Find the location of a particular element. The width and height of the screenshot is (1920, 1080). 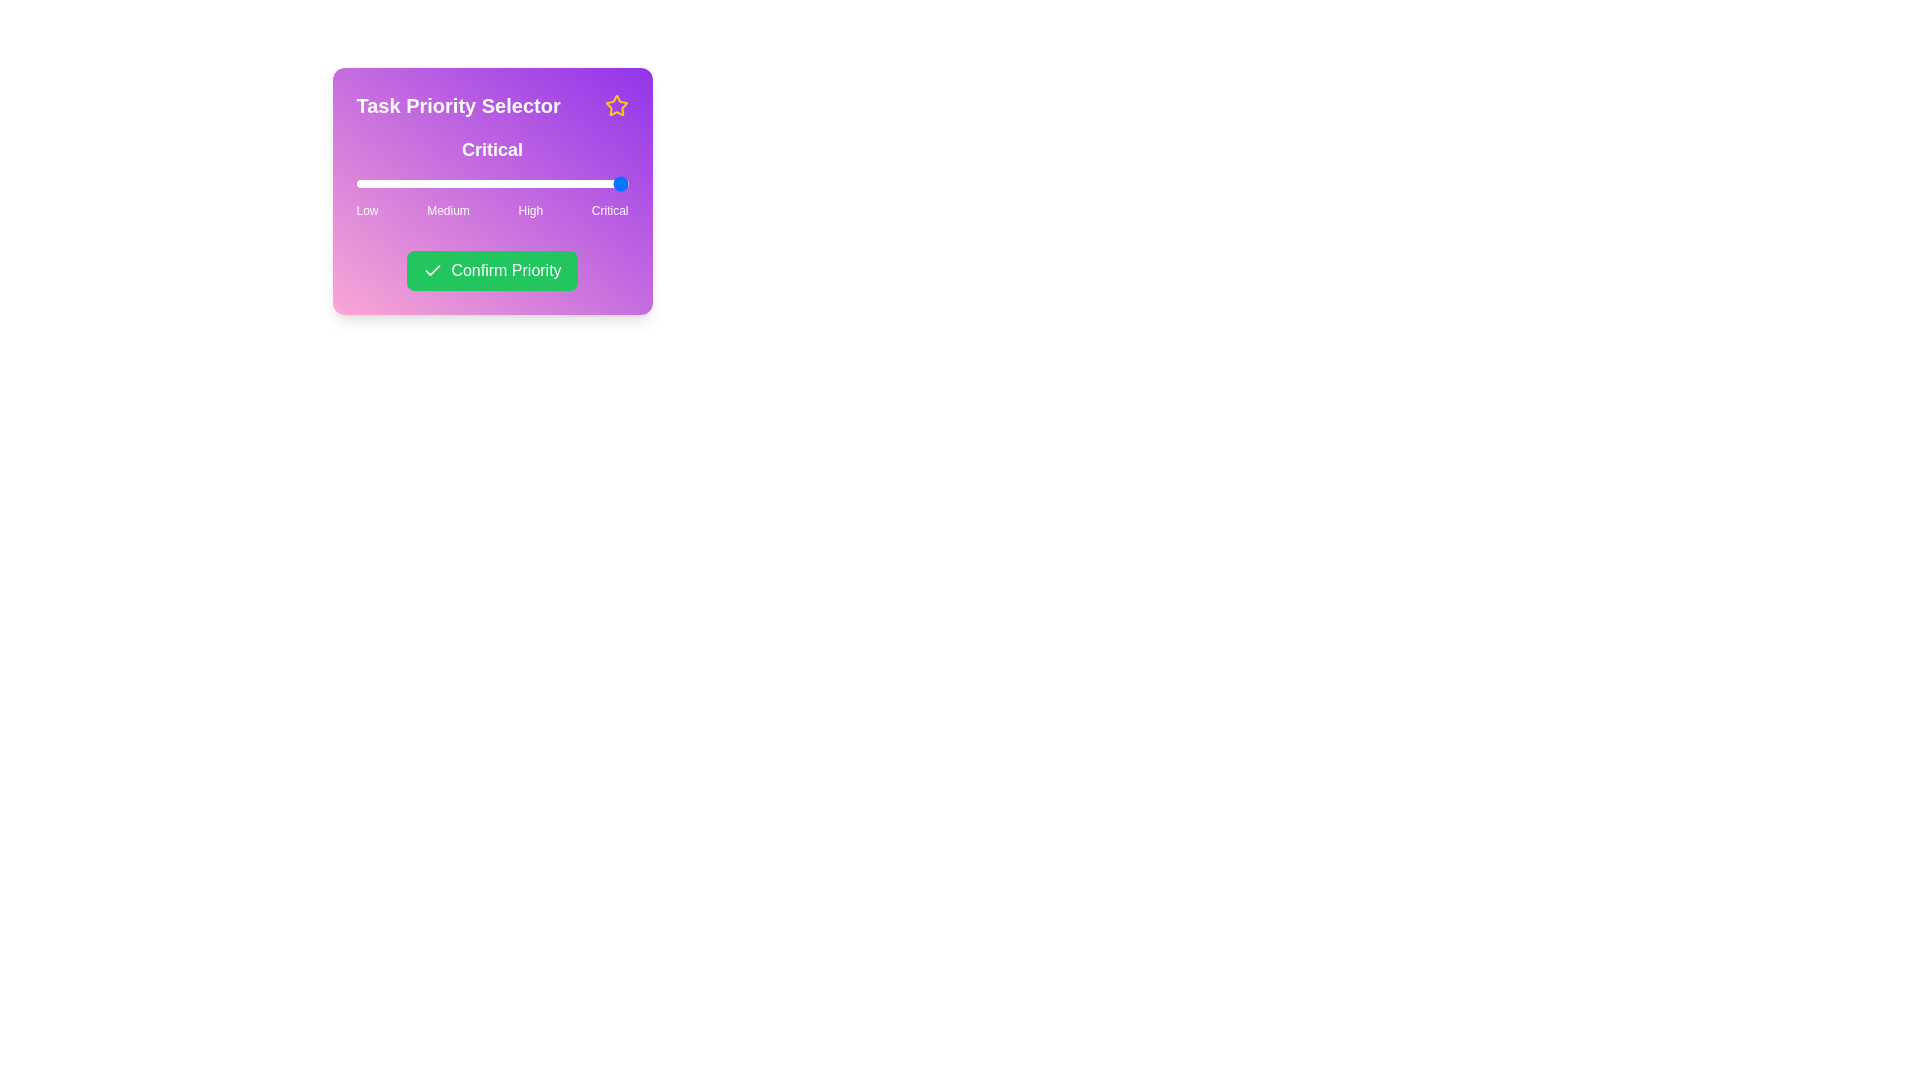

the priority level on the slider is located at coordinates (446, 184).